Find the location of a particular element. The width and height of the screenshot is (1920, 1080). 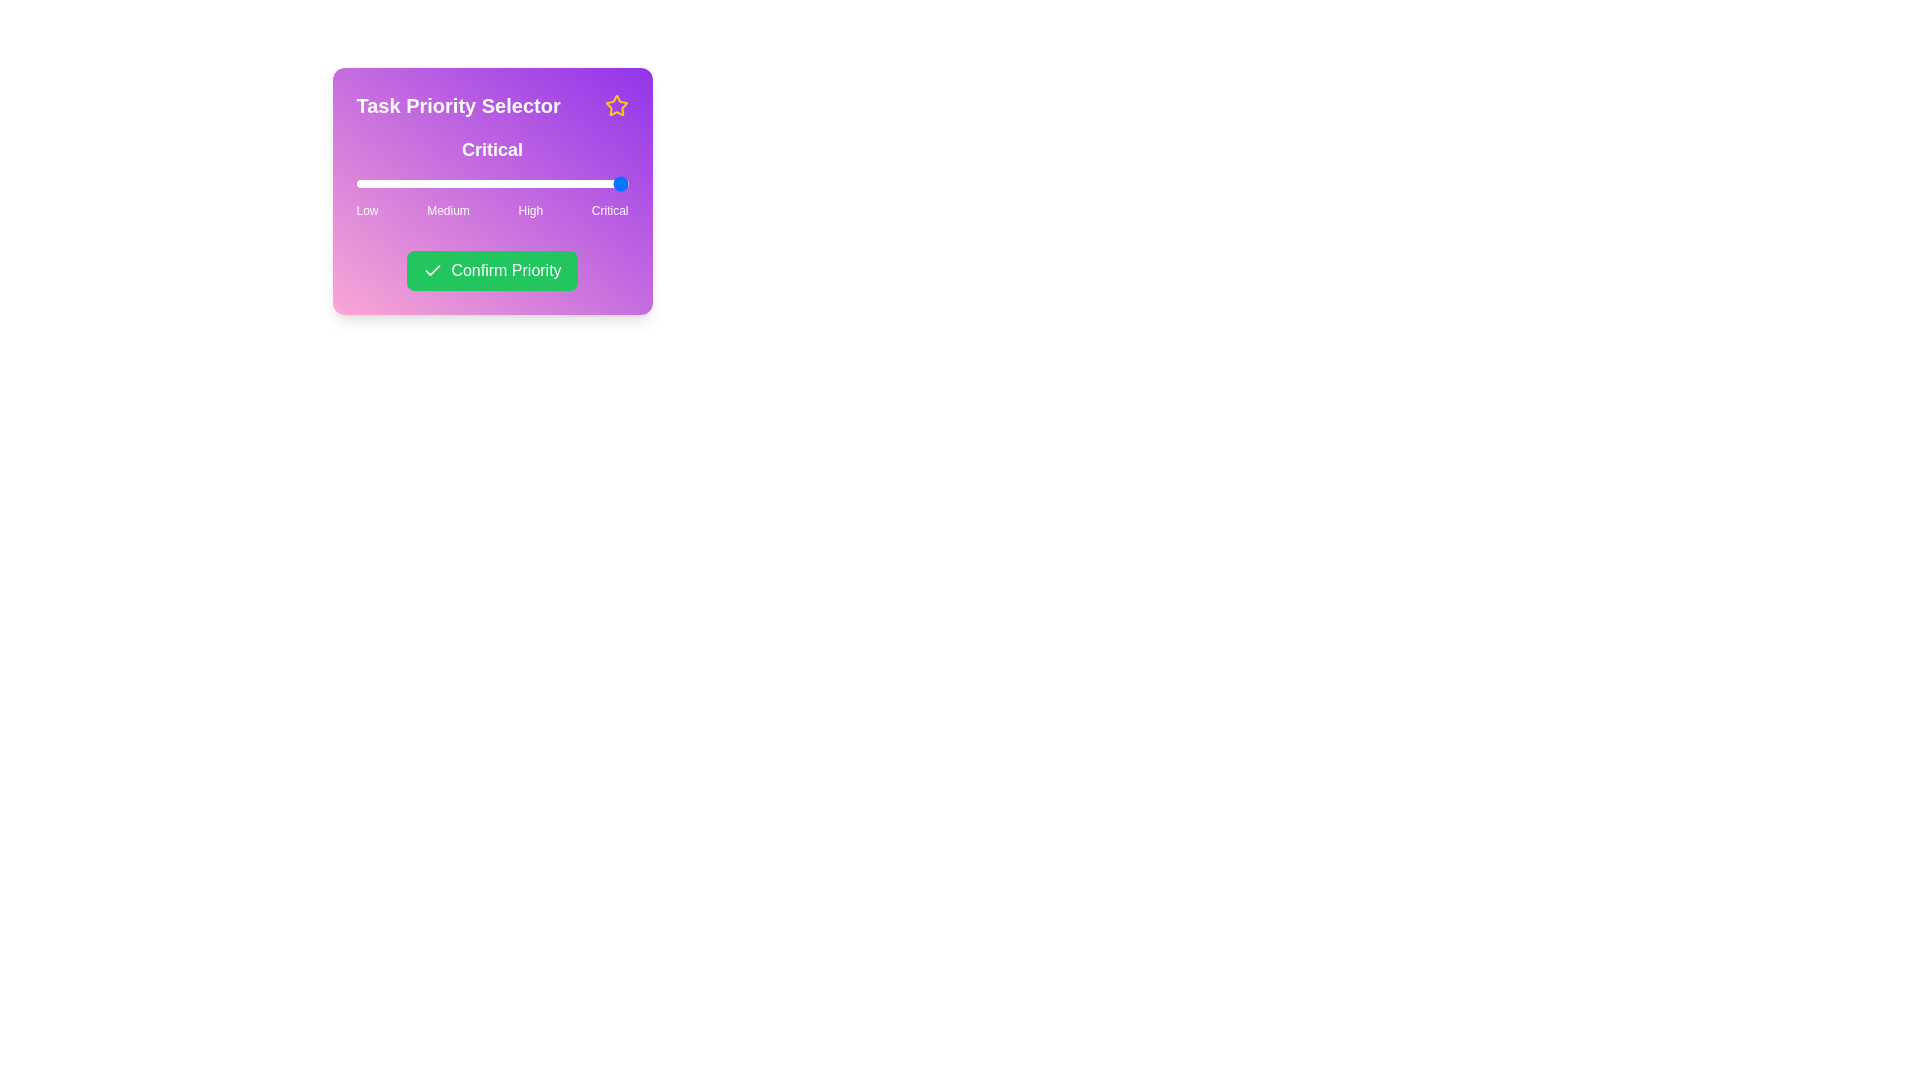

the priority level on the slider is located at coordinates (446, 184).